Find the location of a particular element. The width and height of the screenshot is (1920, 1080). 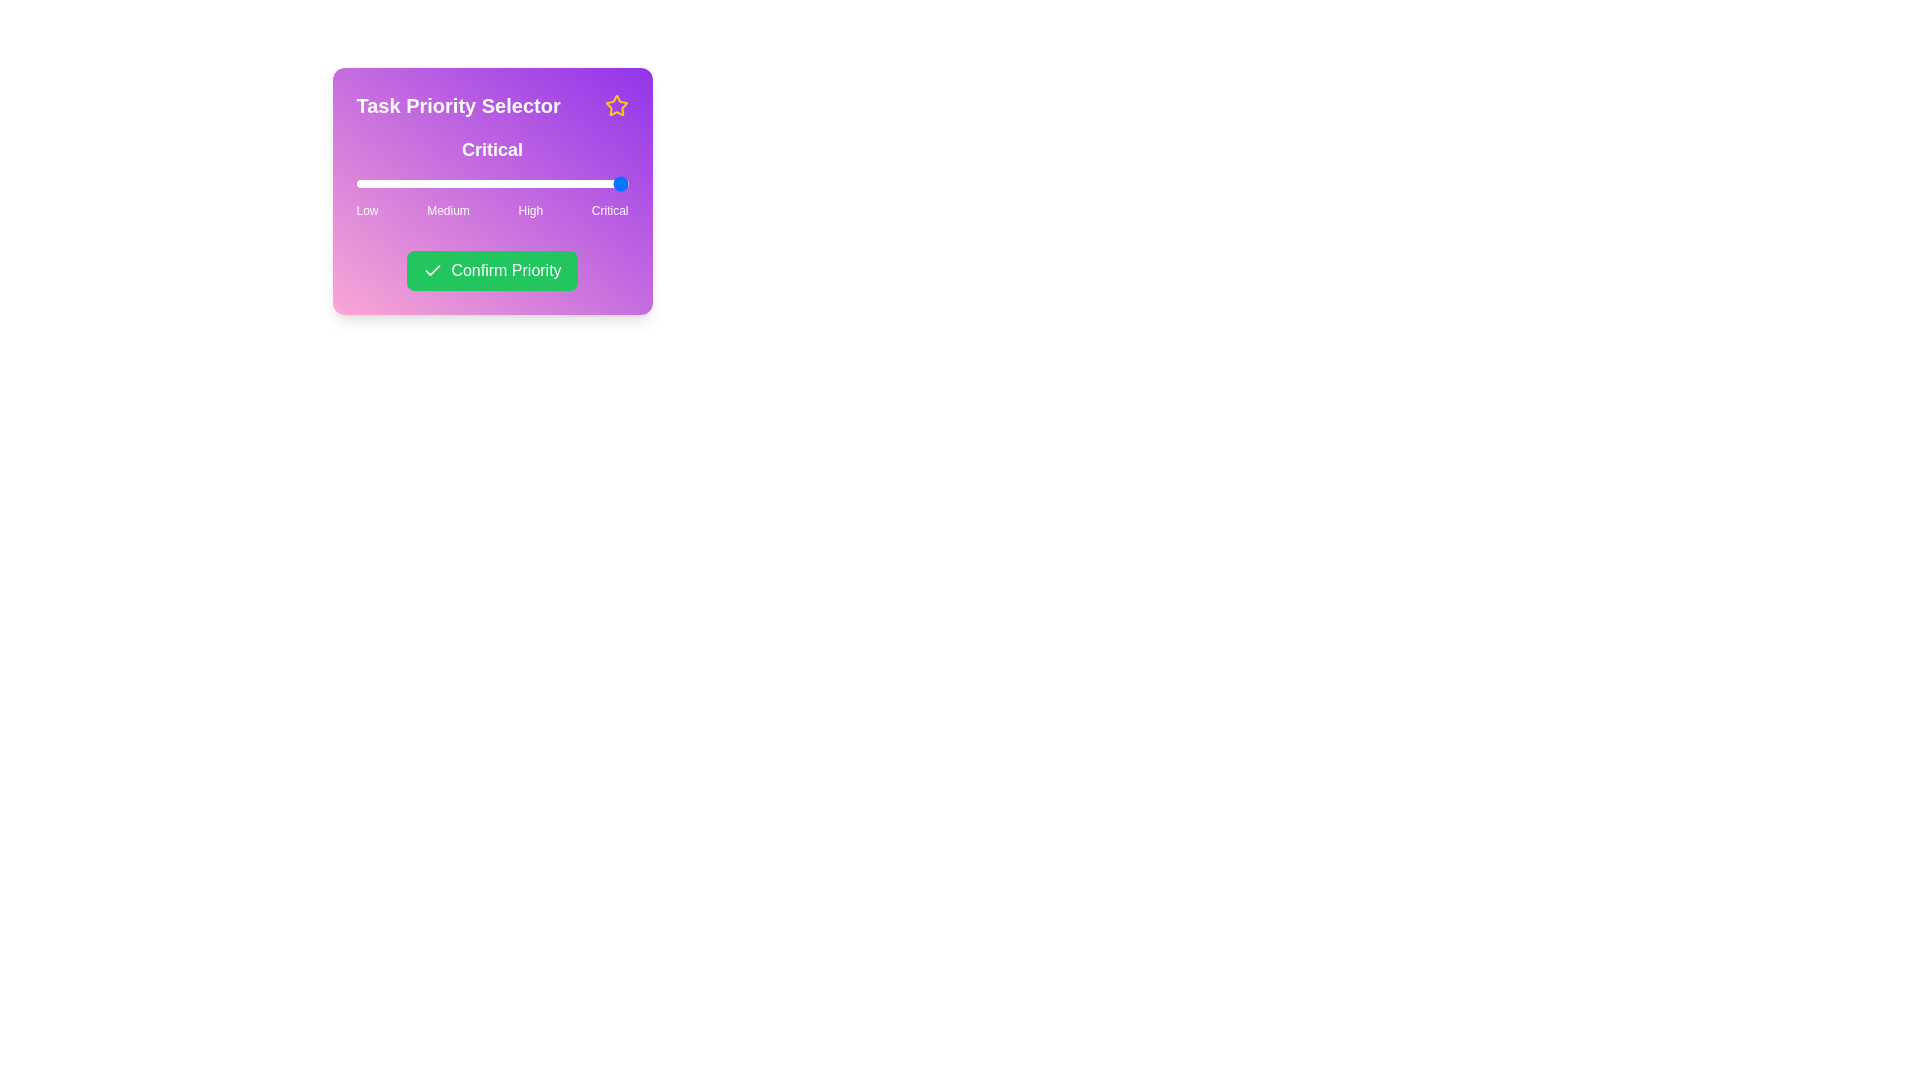

the priority level on the slider is located at coordinates (446, 184).